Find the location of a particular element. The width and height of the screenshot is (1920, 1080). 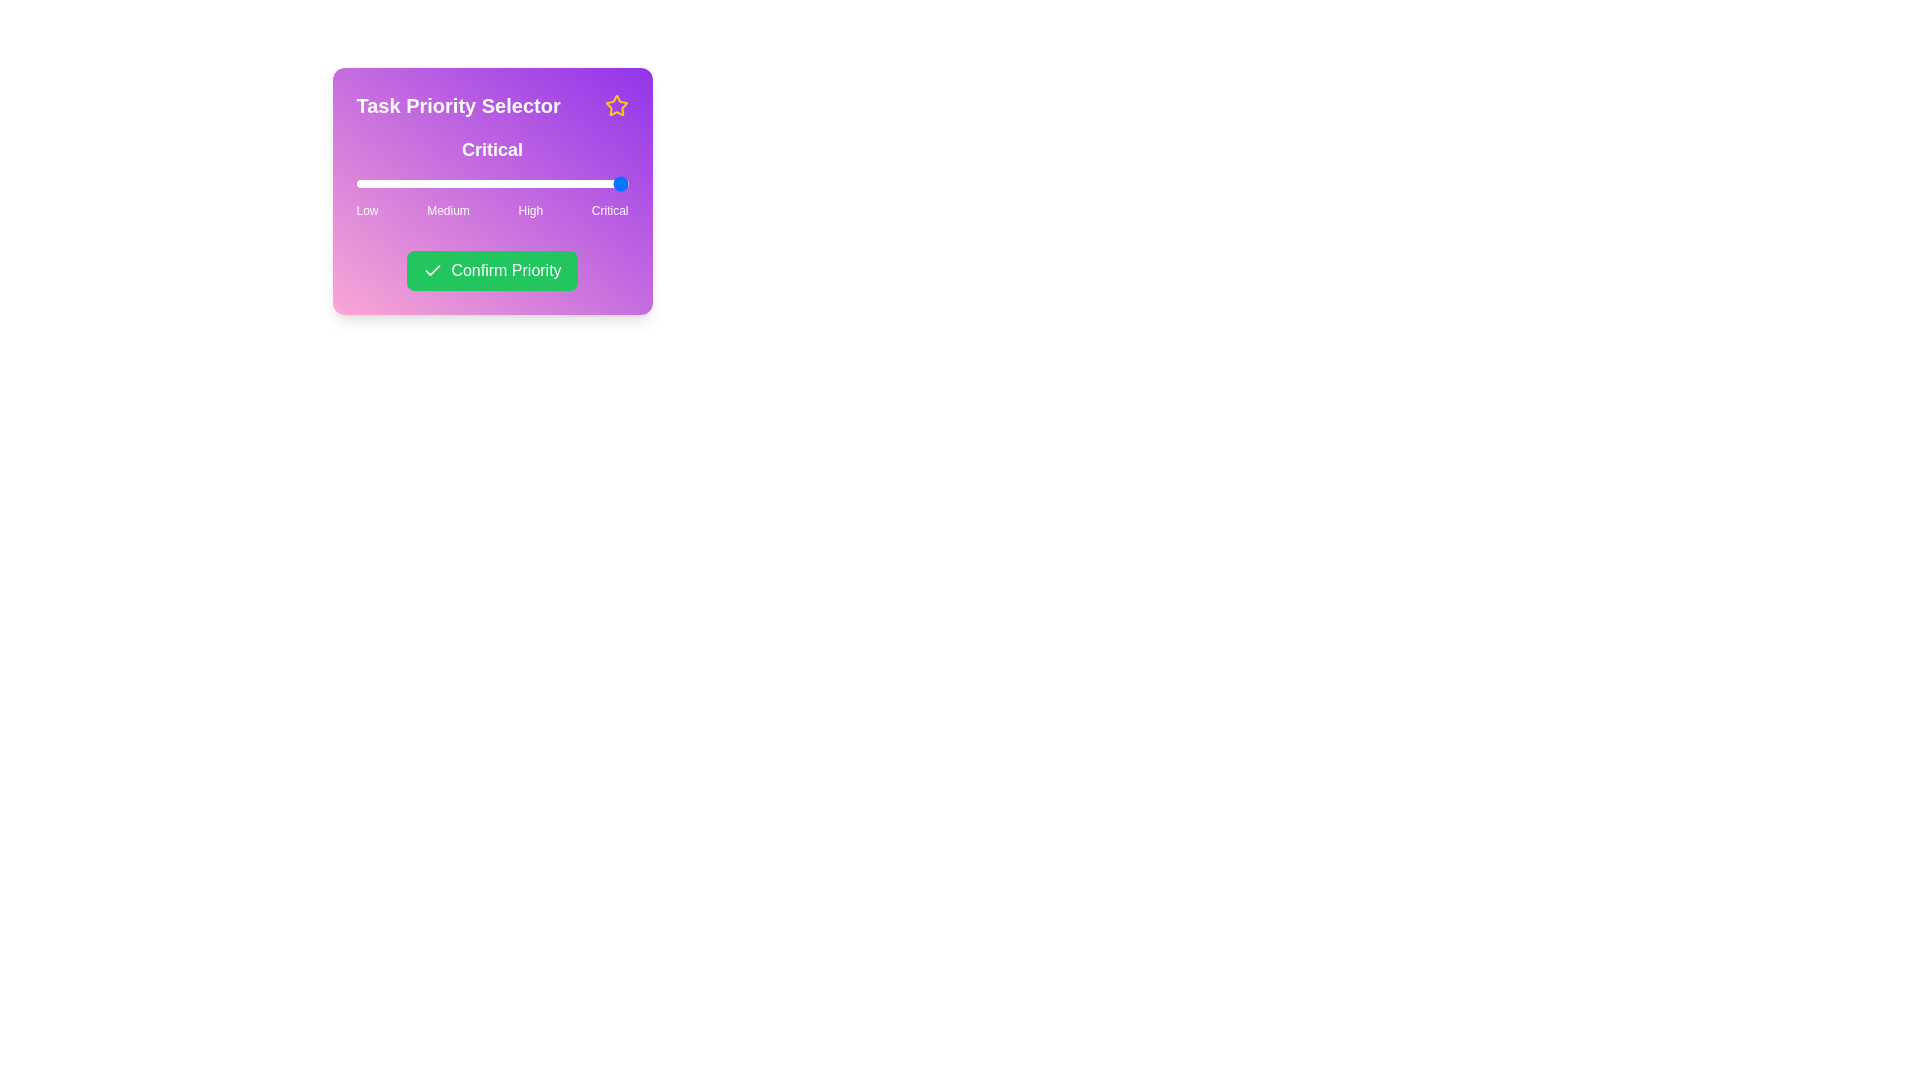

the priority level on the slider is located at coordinates (446, 184).